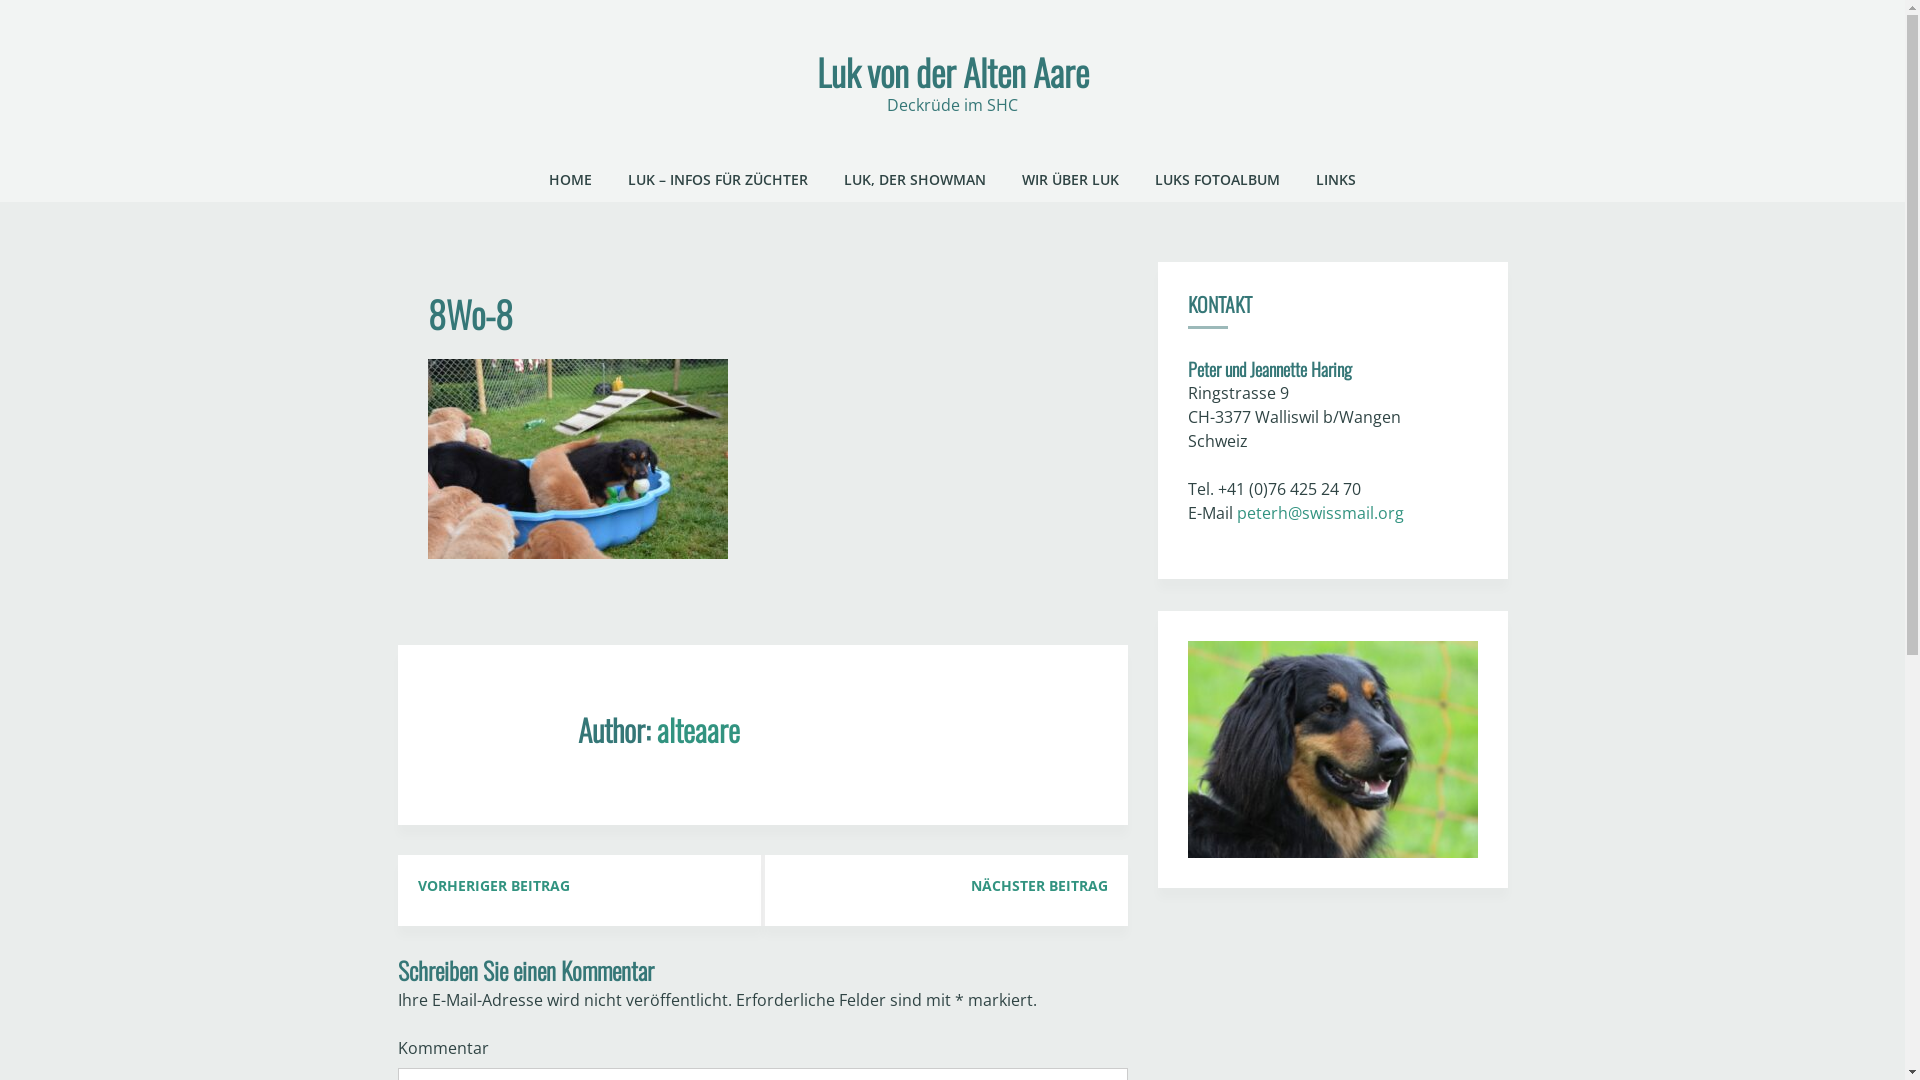 The image size is (1920, 1080). Describe the element at coordinates (1319, 512) in the screenshot. I see `'peterh@swissmail.org'` at that location.